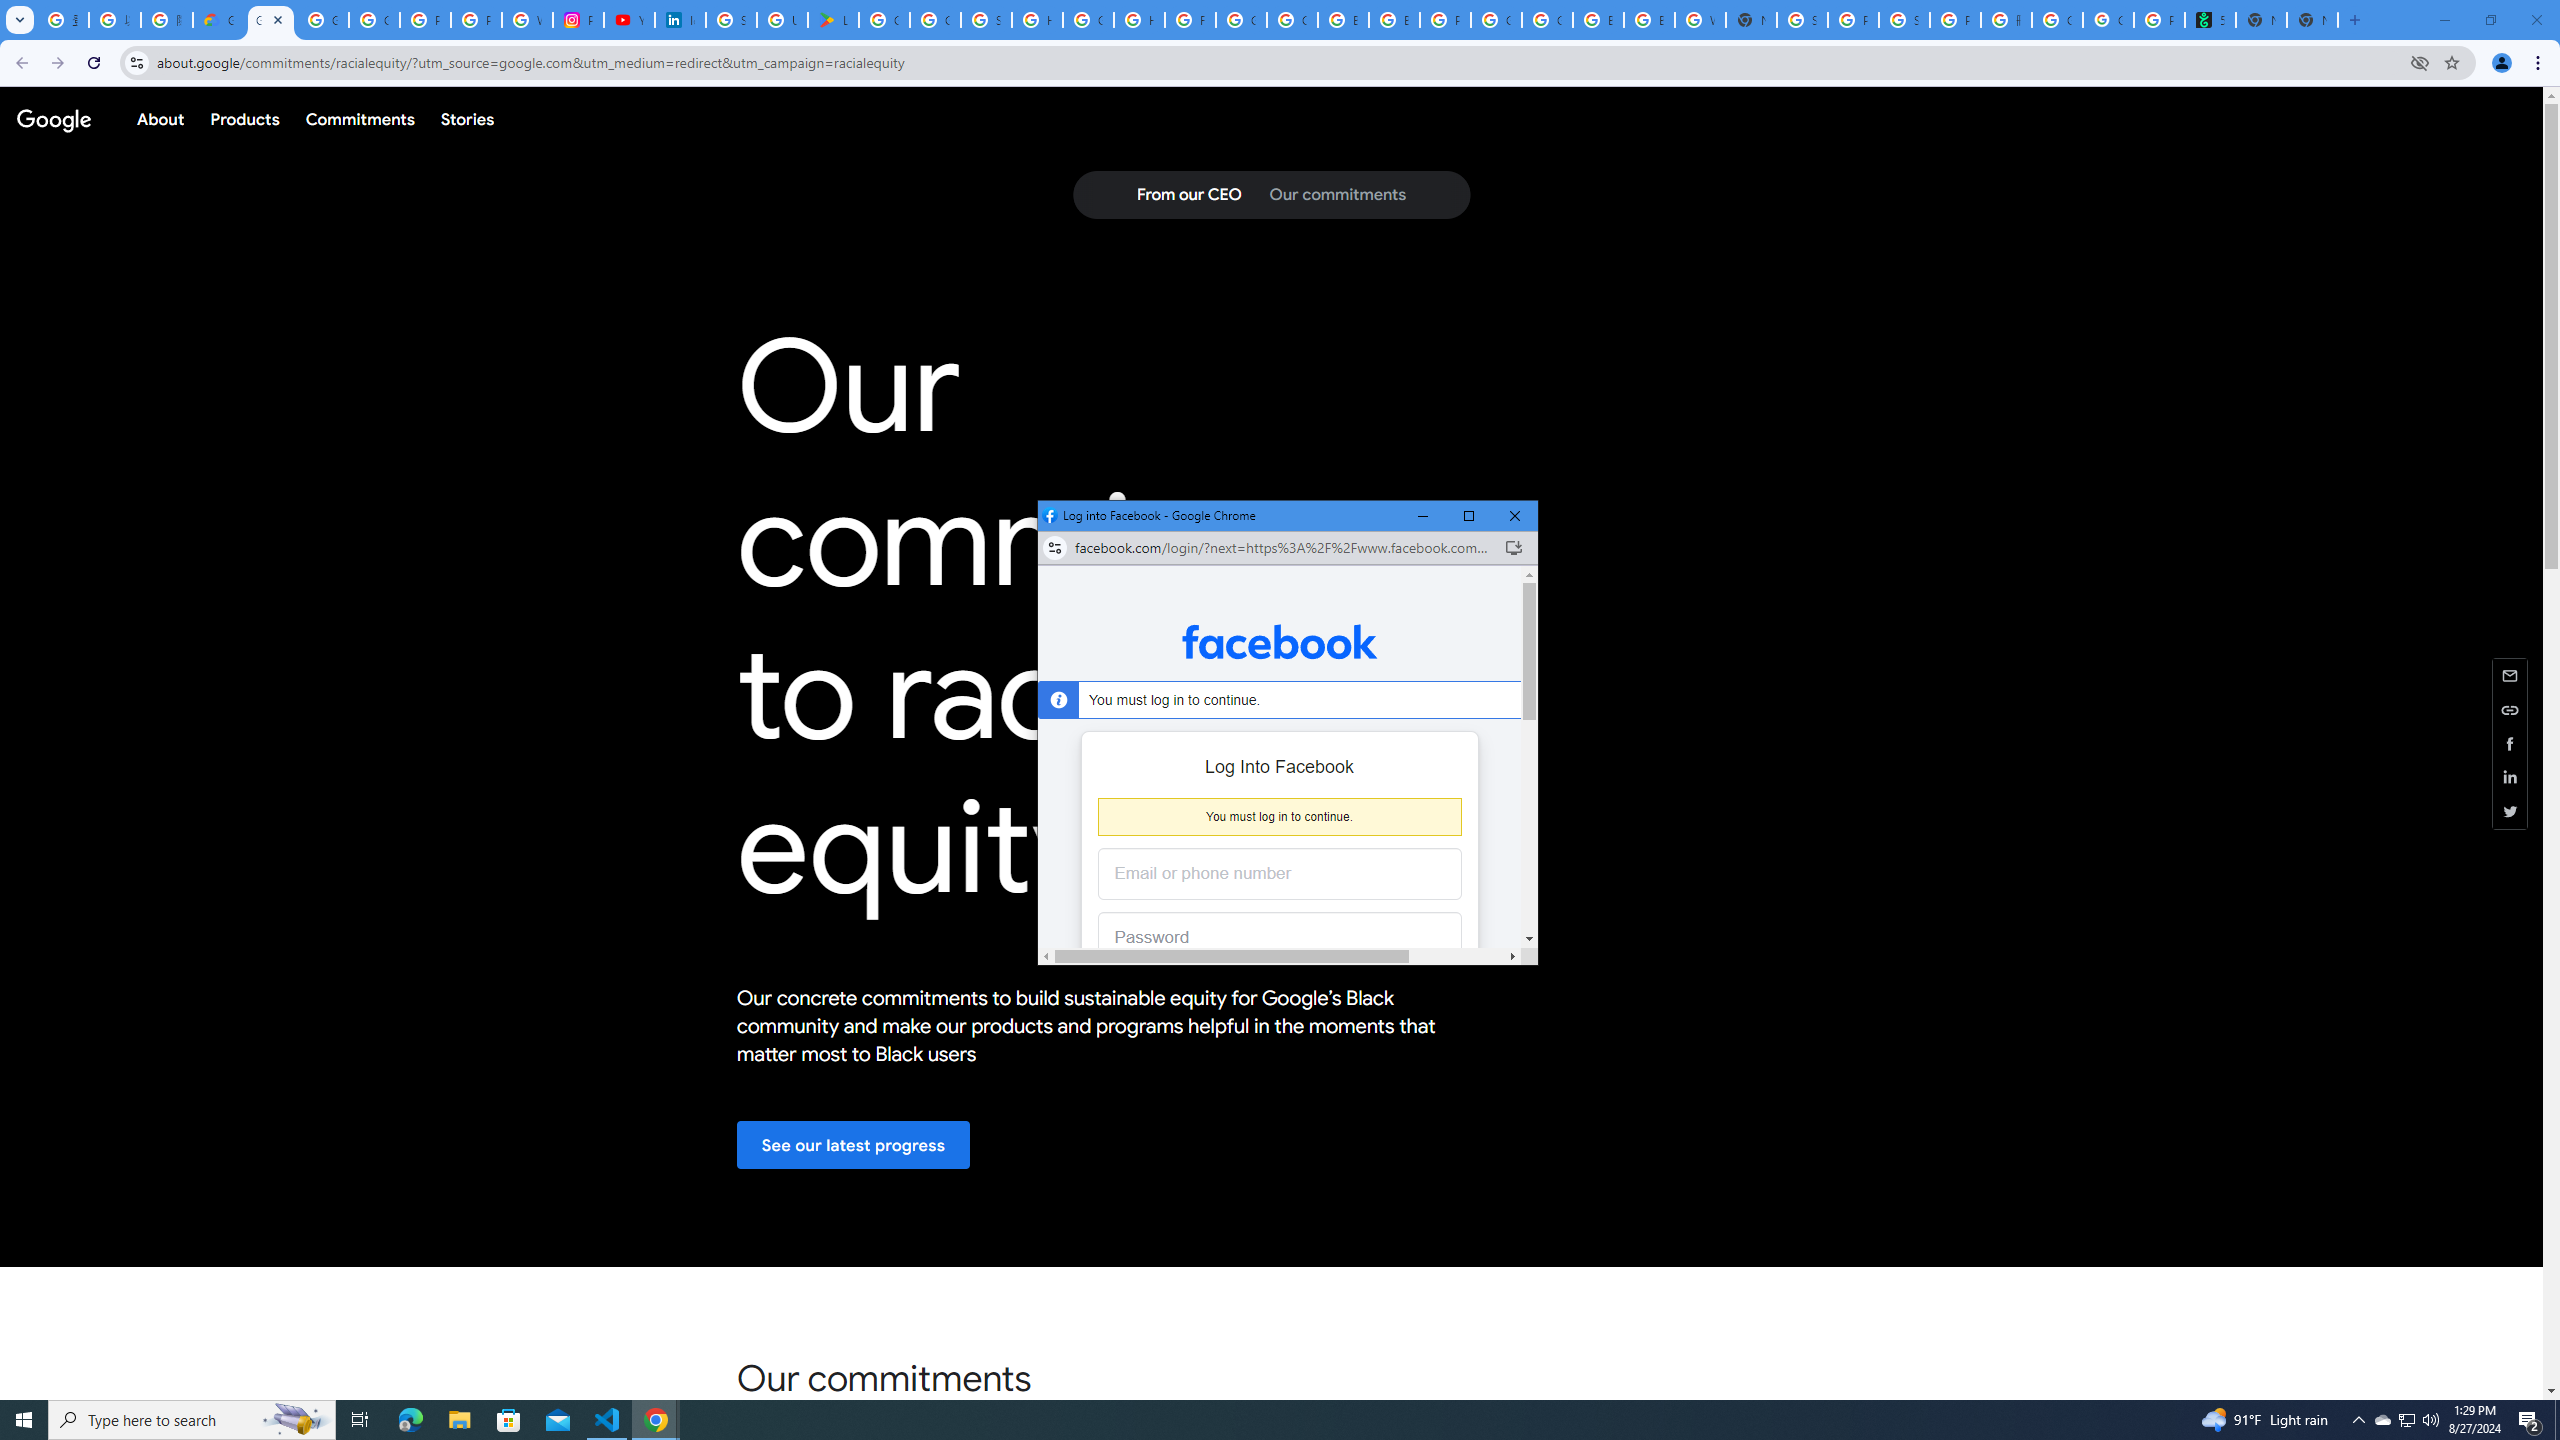 The height and width of the screenshot is (1440, 2560). What do you see at coordinates (358, 118) in the screenshot?
I see `'Commitments'` at bounding box center [358, 118].